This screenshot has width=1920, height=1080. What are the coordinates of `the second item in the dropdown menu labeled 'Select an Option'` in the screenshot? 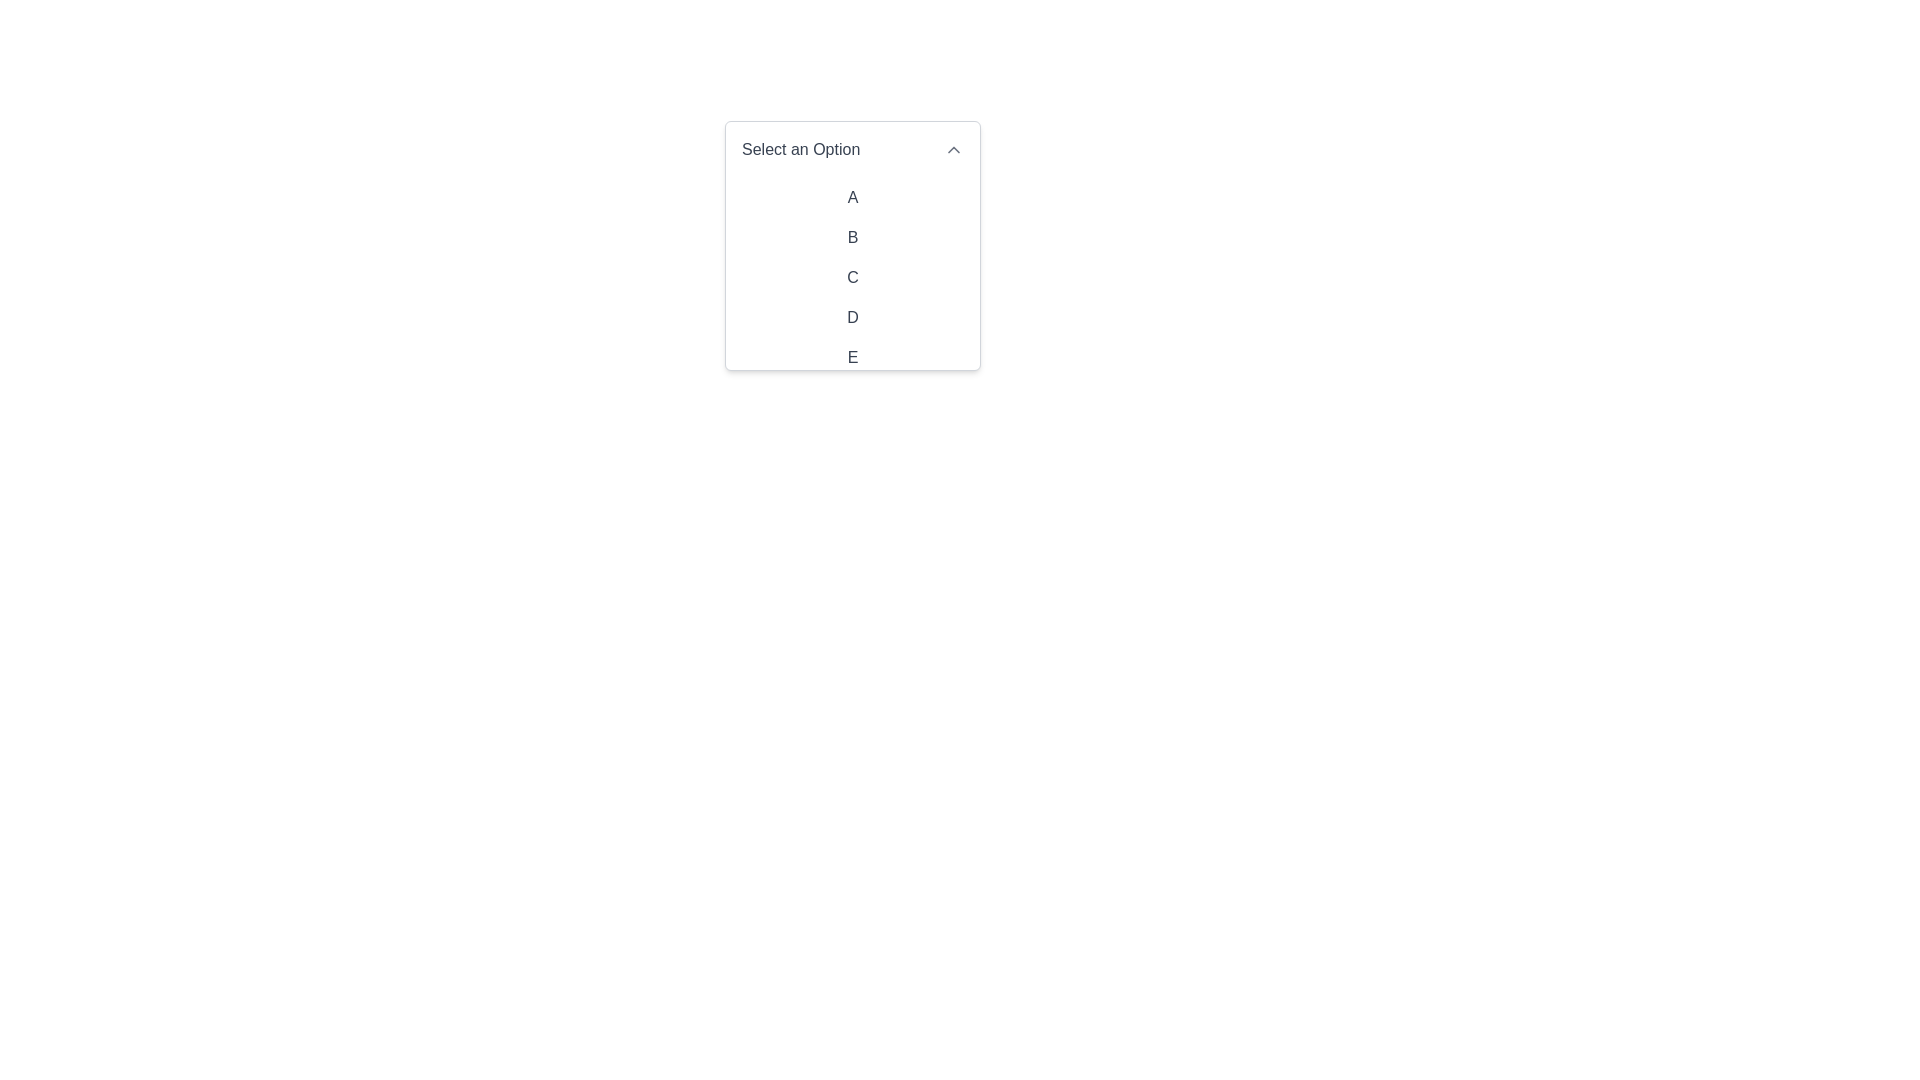 It's located at (853, 245).